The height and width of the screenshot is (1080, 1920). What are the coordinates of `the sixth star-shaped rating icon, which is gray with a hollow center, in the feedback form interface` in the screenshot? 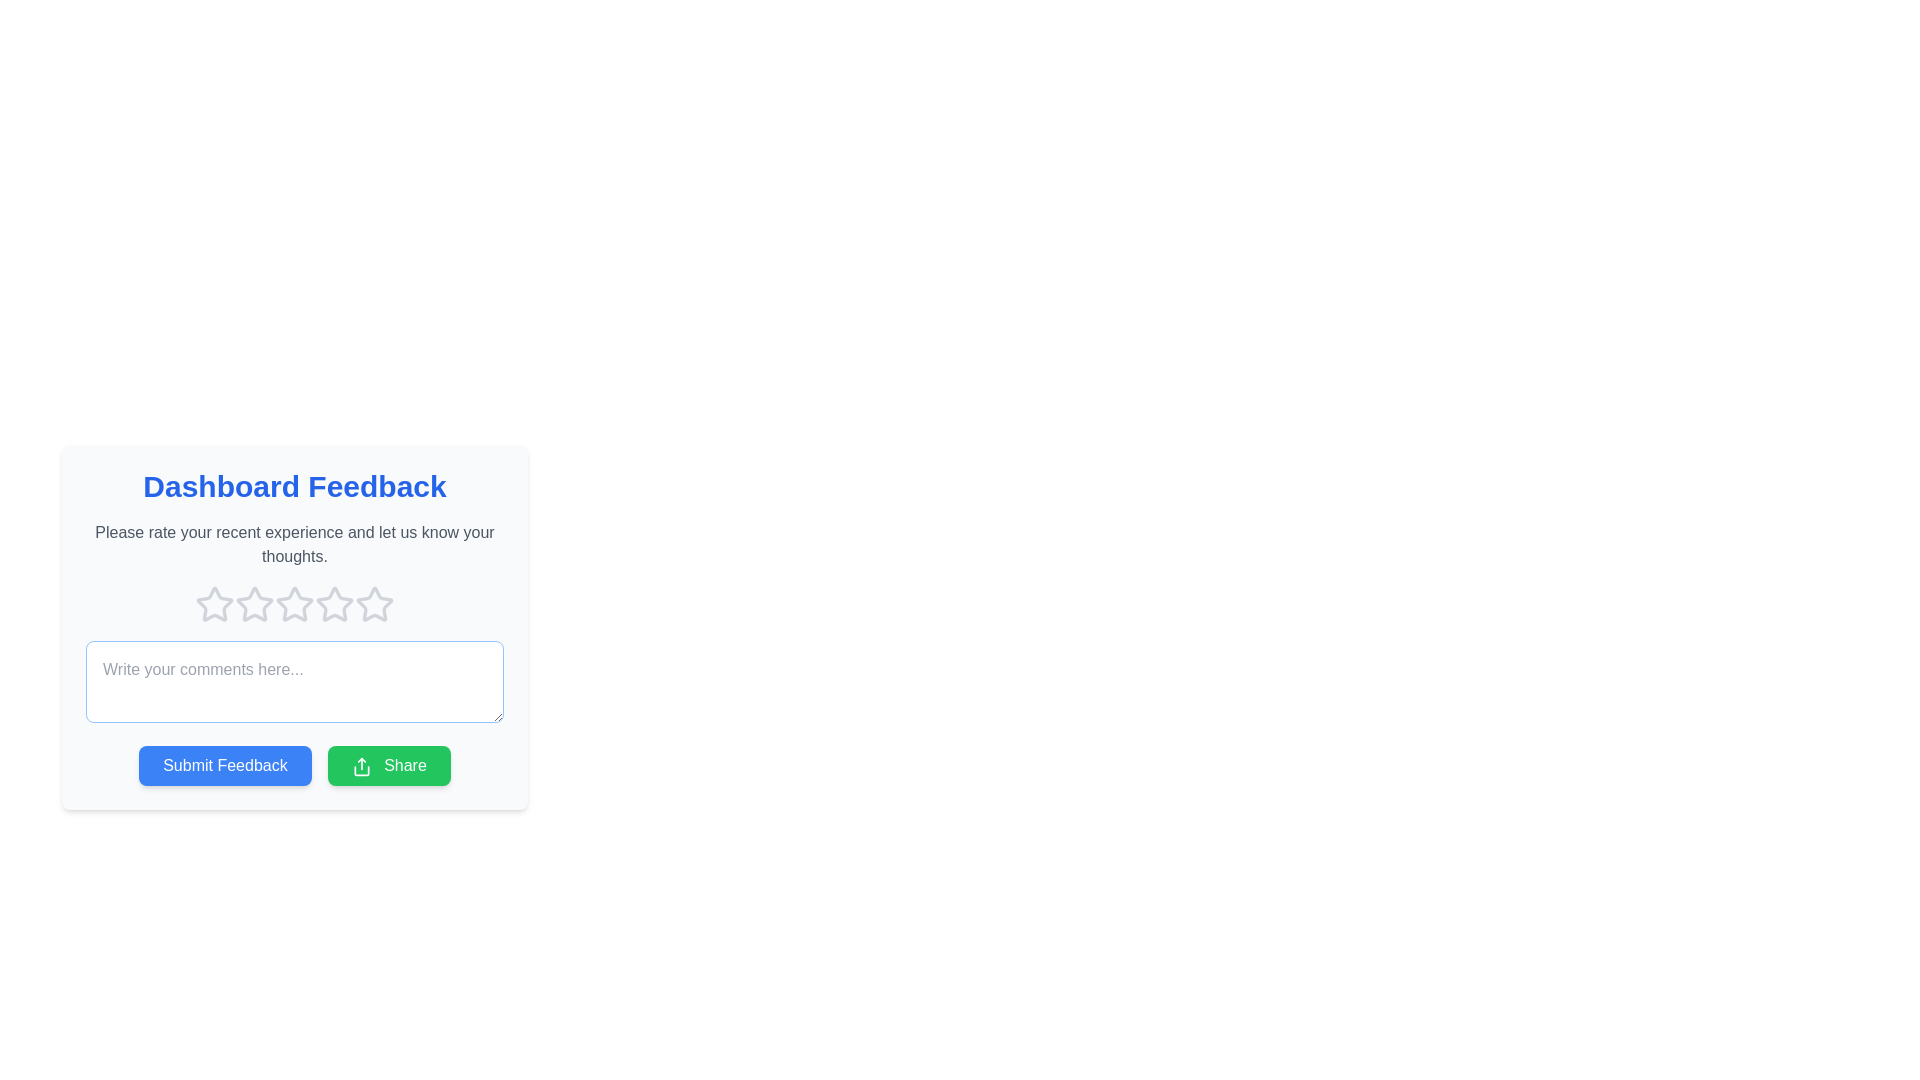 It's located at (335, 604).